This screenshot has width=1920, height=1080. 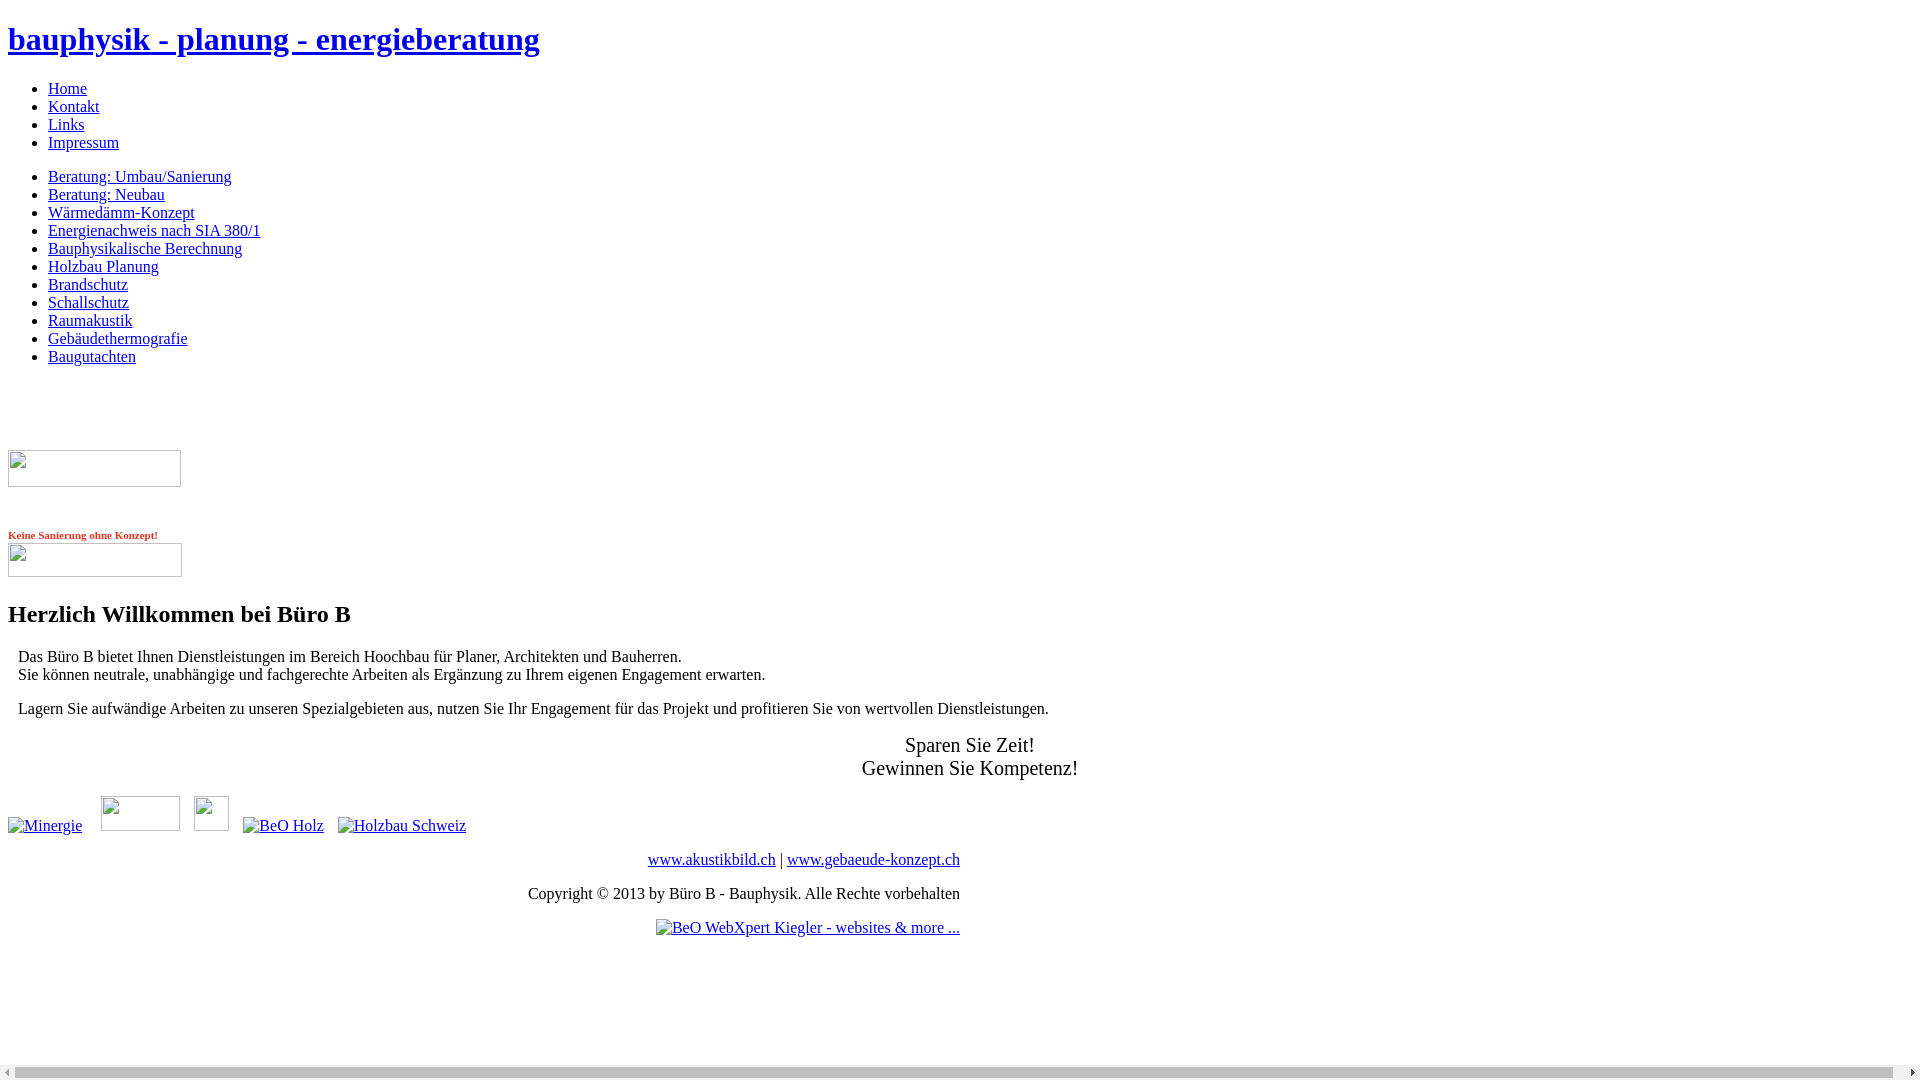 What do you see at coordinates (272, 38) in the screenshot?
I see `'bauphysik - planung - energieberatung'` at bounding box center [272, 38].